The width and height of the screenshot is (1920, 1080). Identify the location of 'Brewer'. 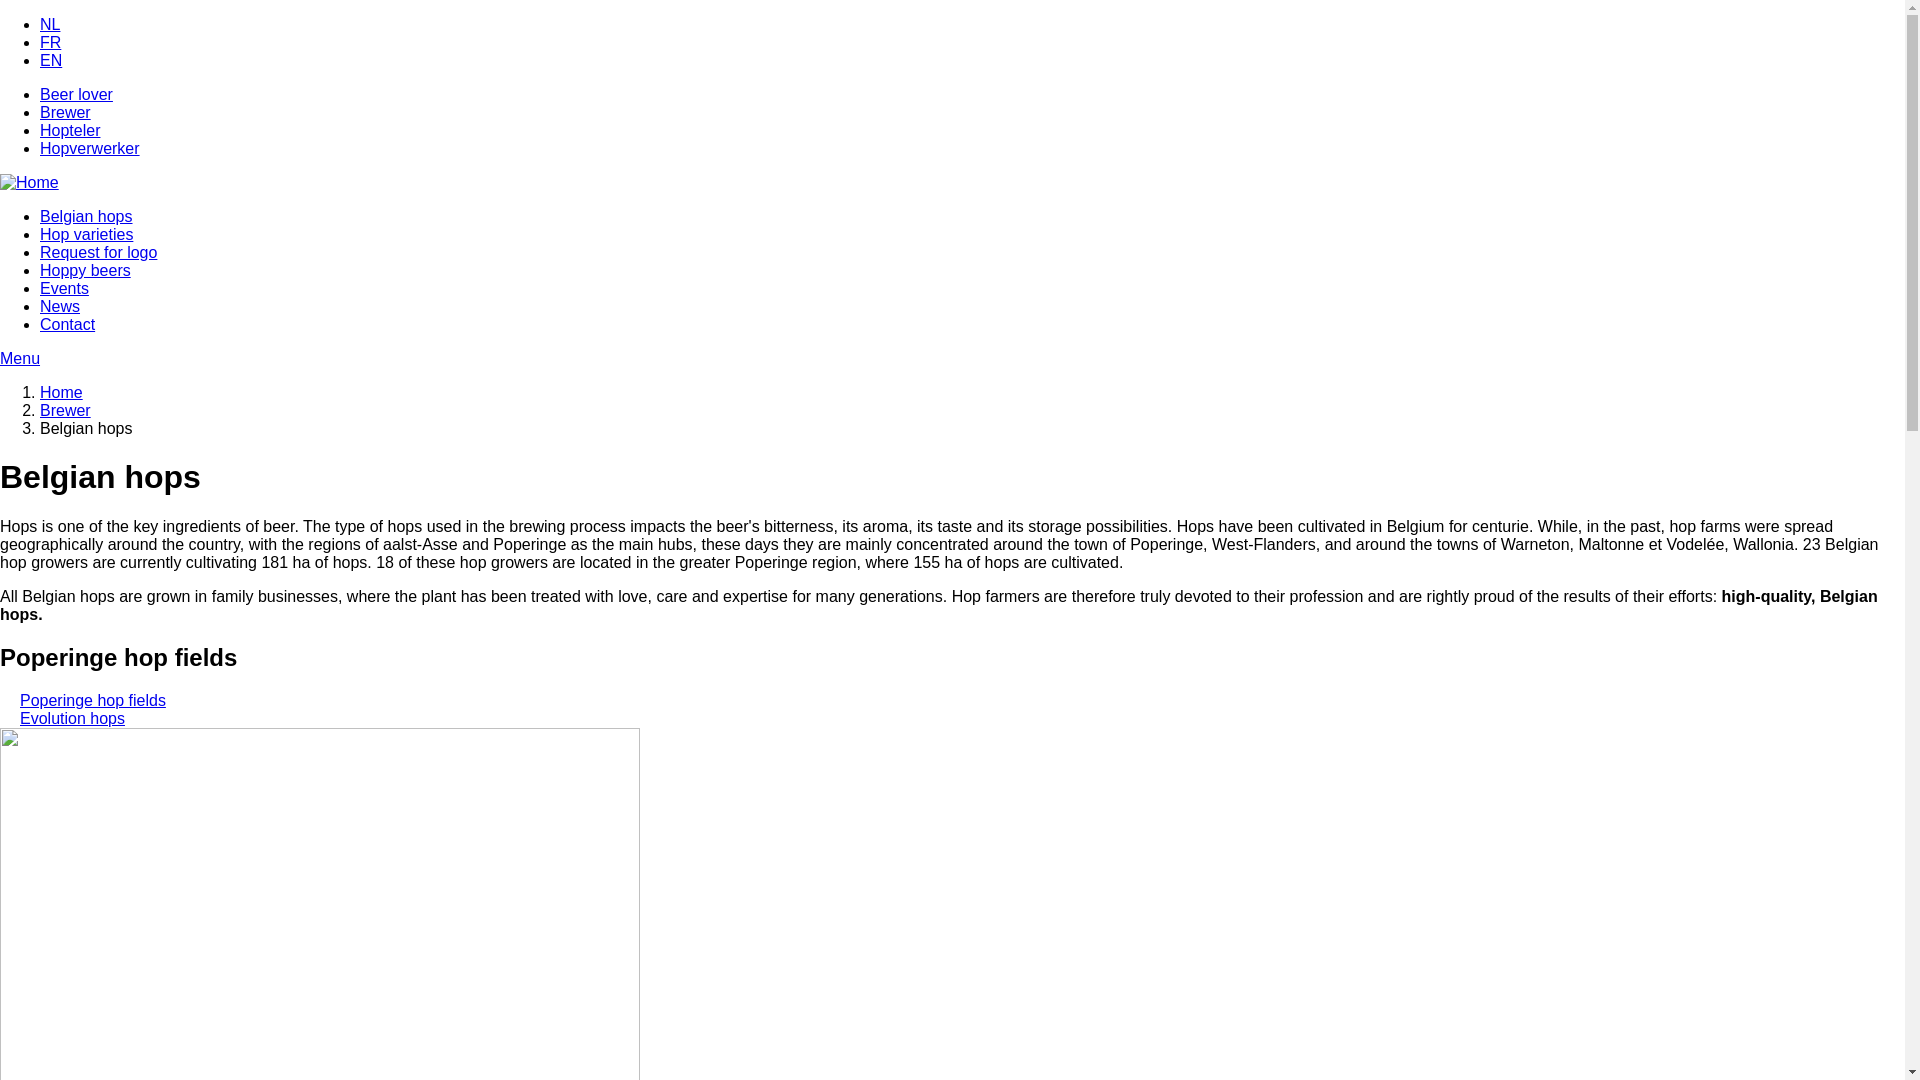
(65, 409).